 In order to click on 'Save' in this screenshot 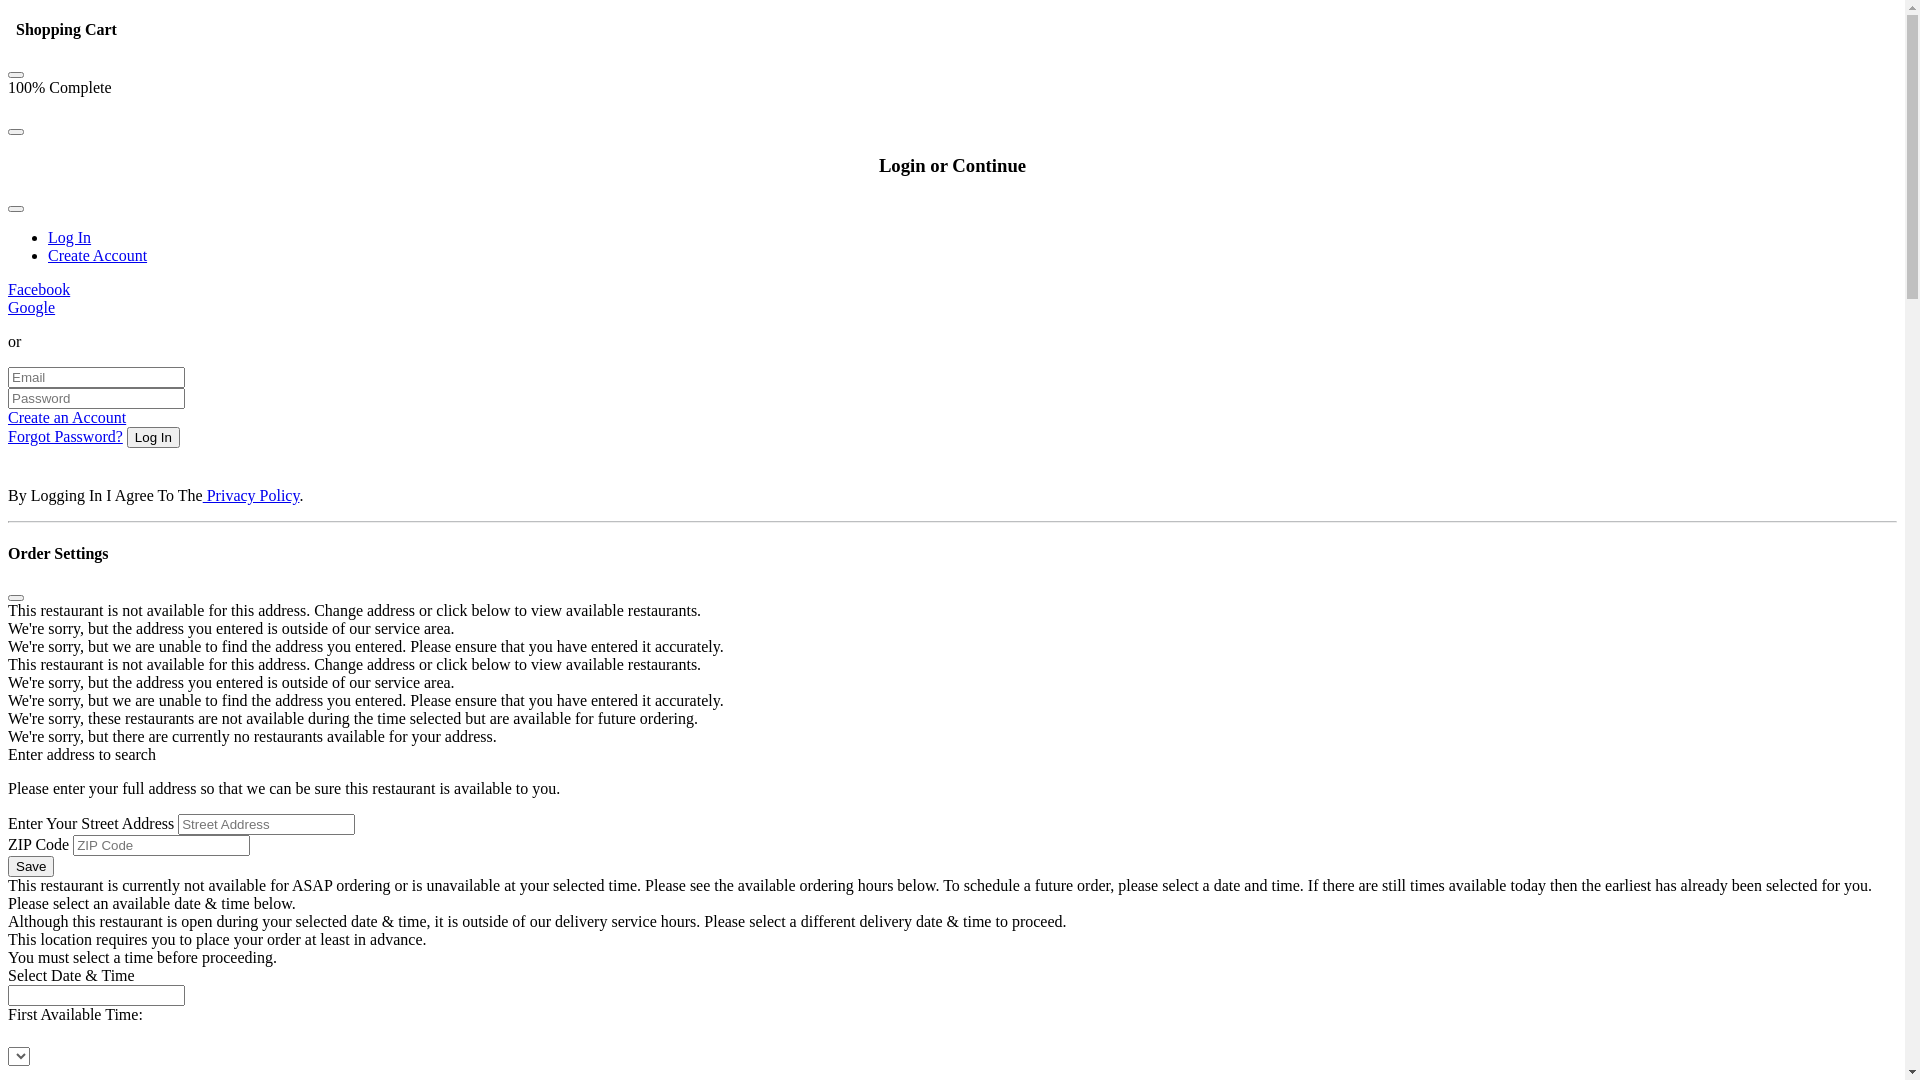, I will do `click(30, 865)`.